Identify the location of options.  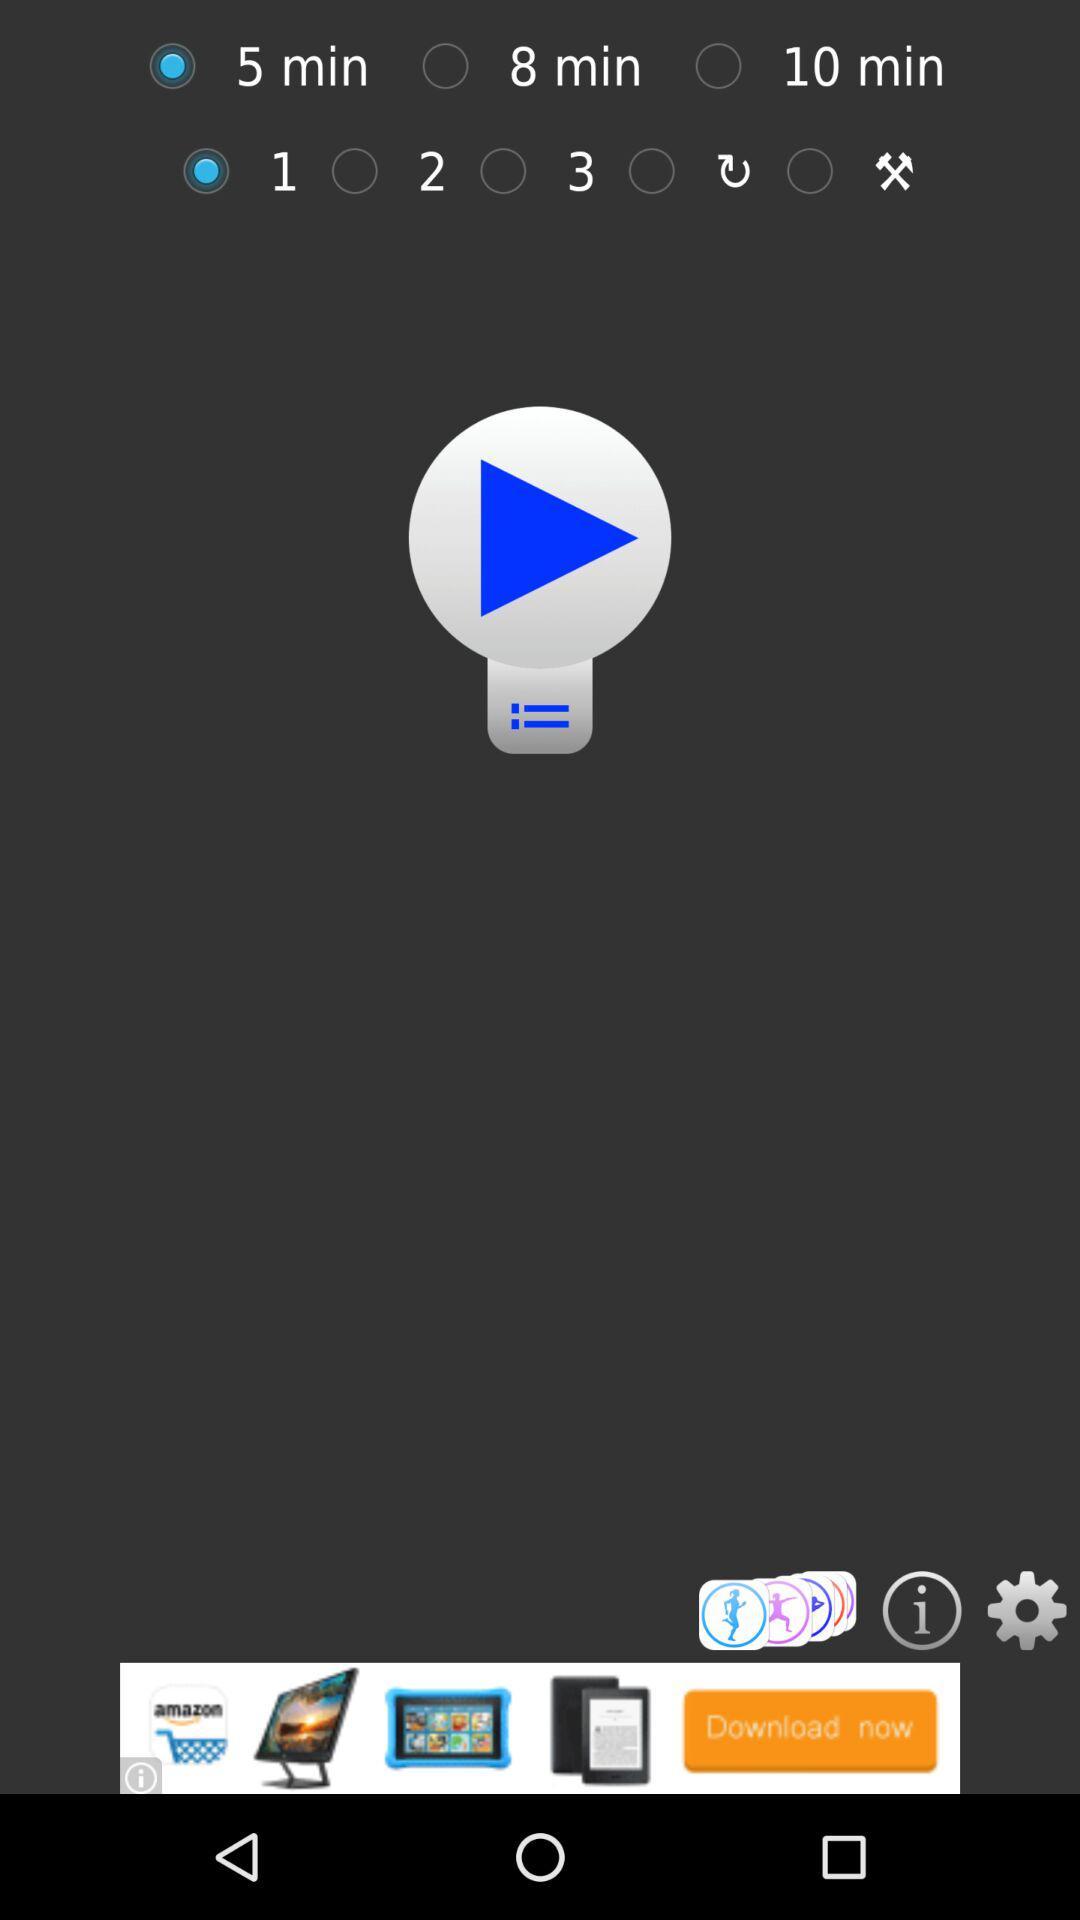
(1027, 1610).